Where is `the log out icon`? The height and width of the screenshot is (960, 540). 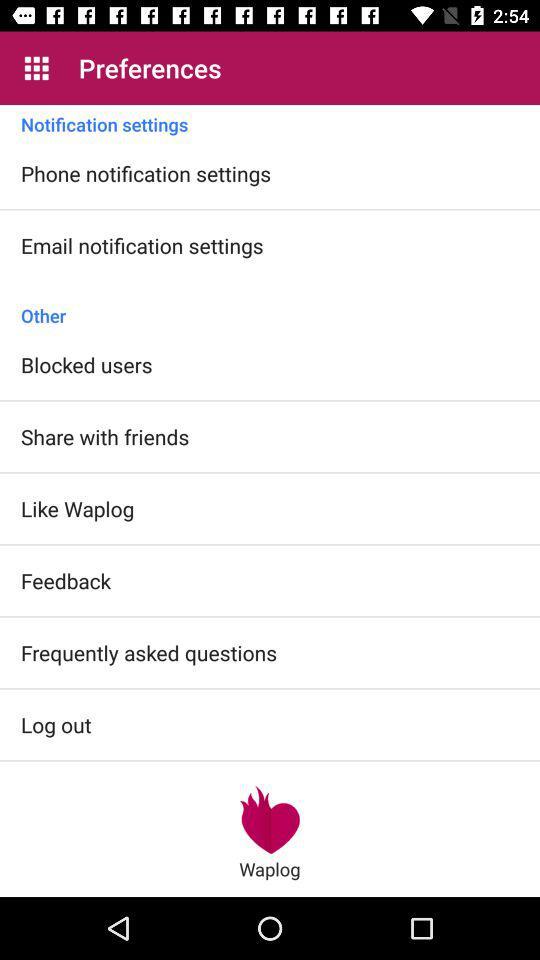
the log out icon is located at coordinates (56, 723).